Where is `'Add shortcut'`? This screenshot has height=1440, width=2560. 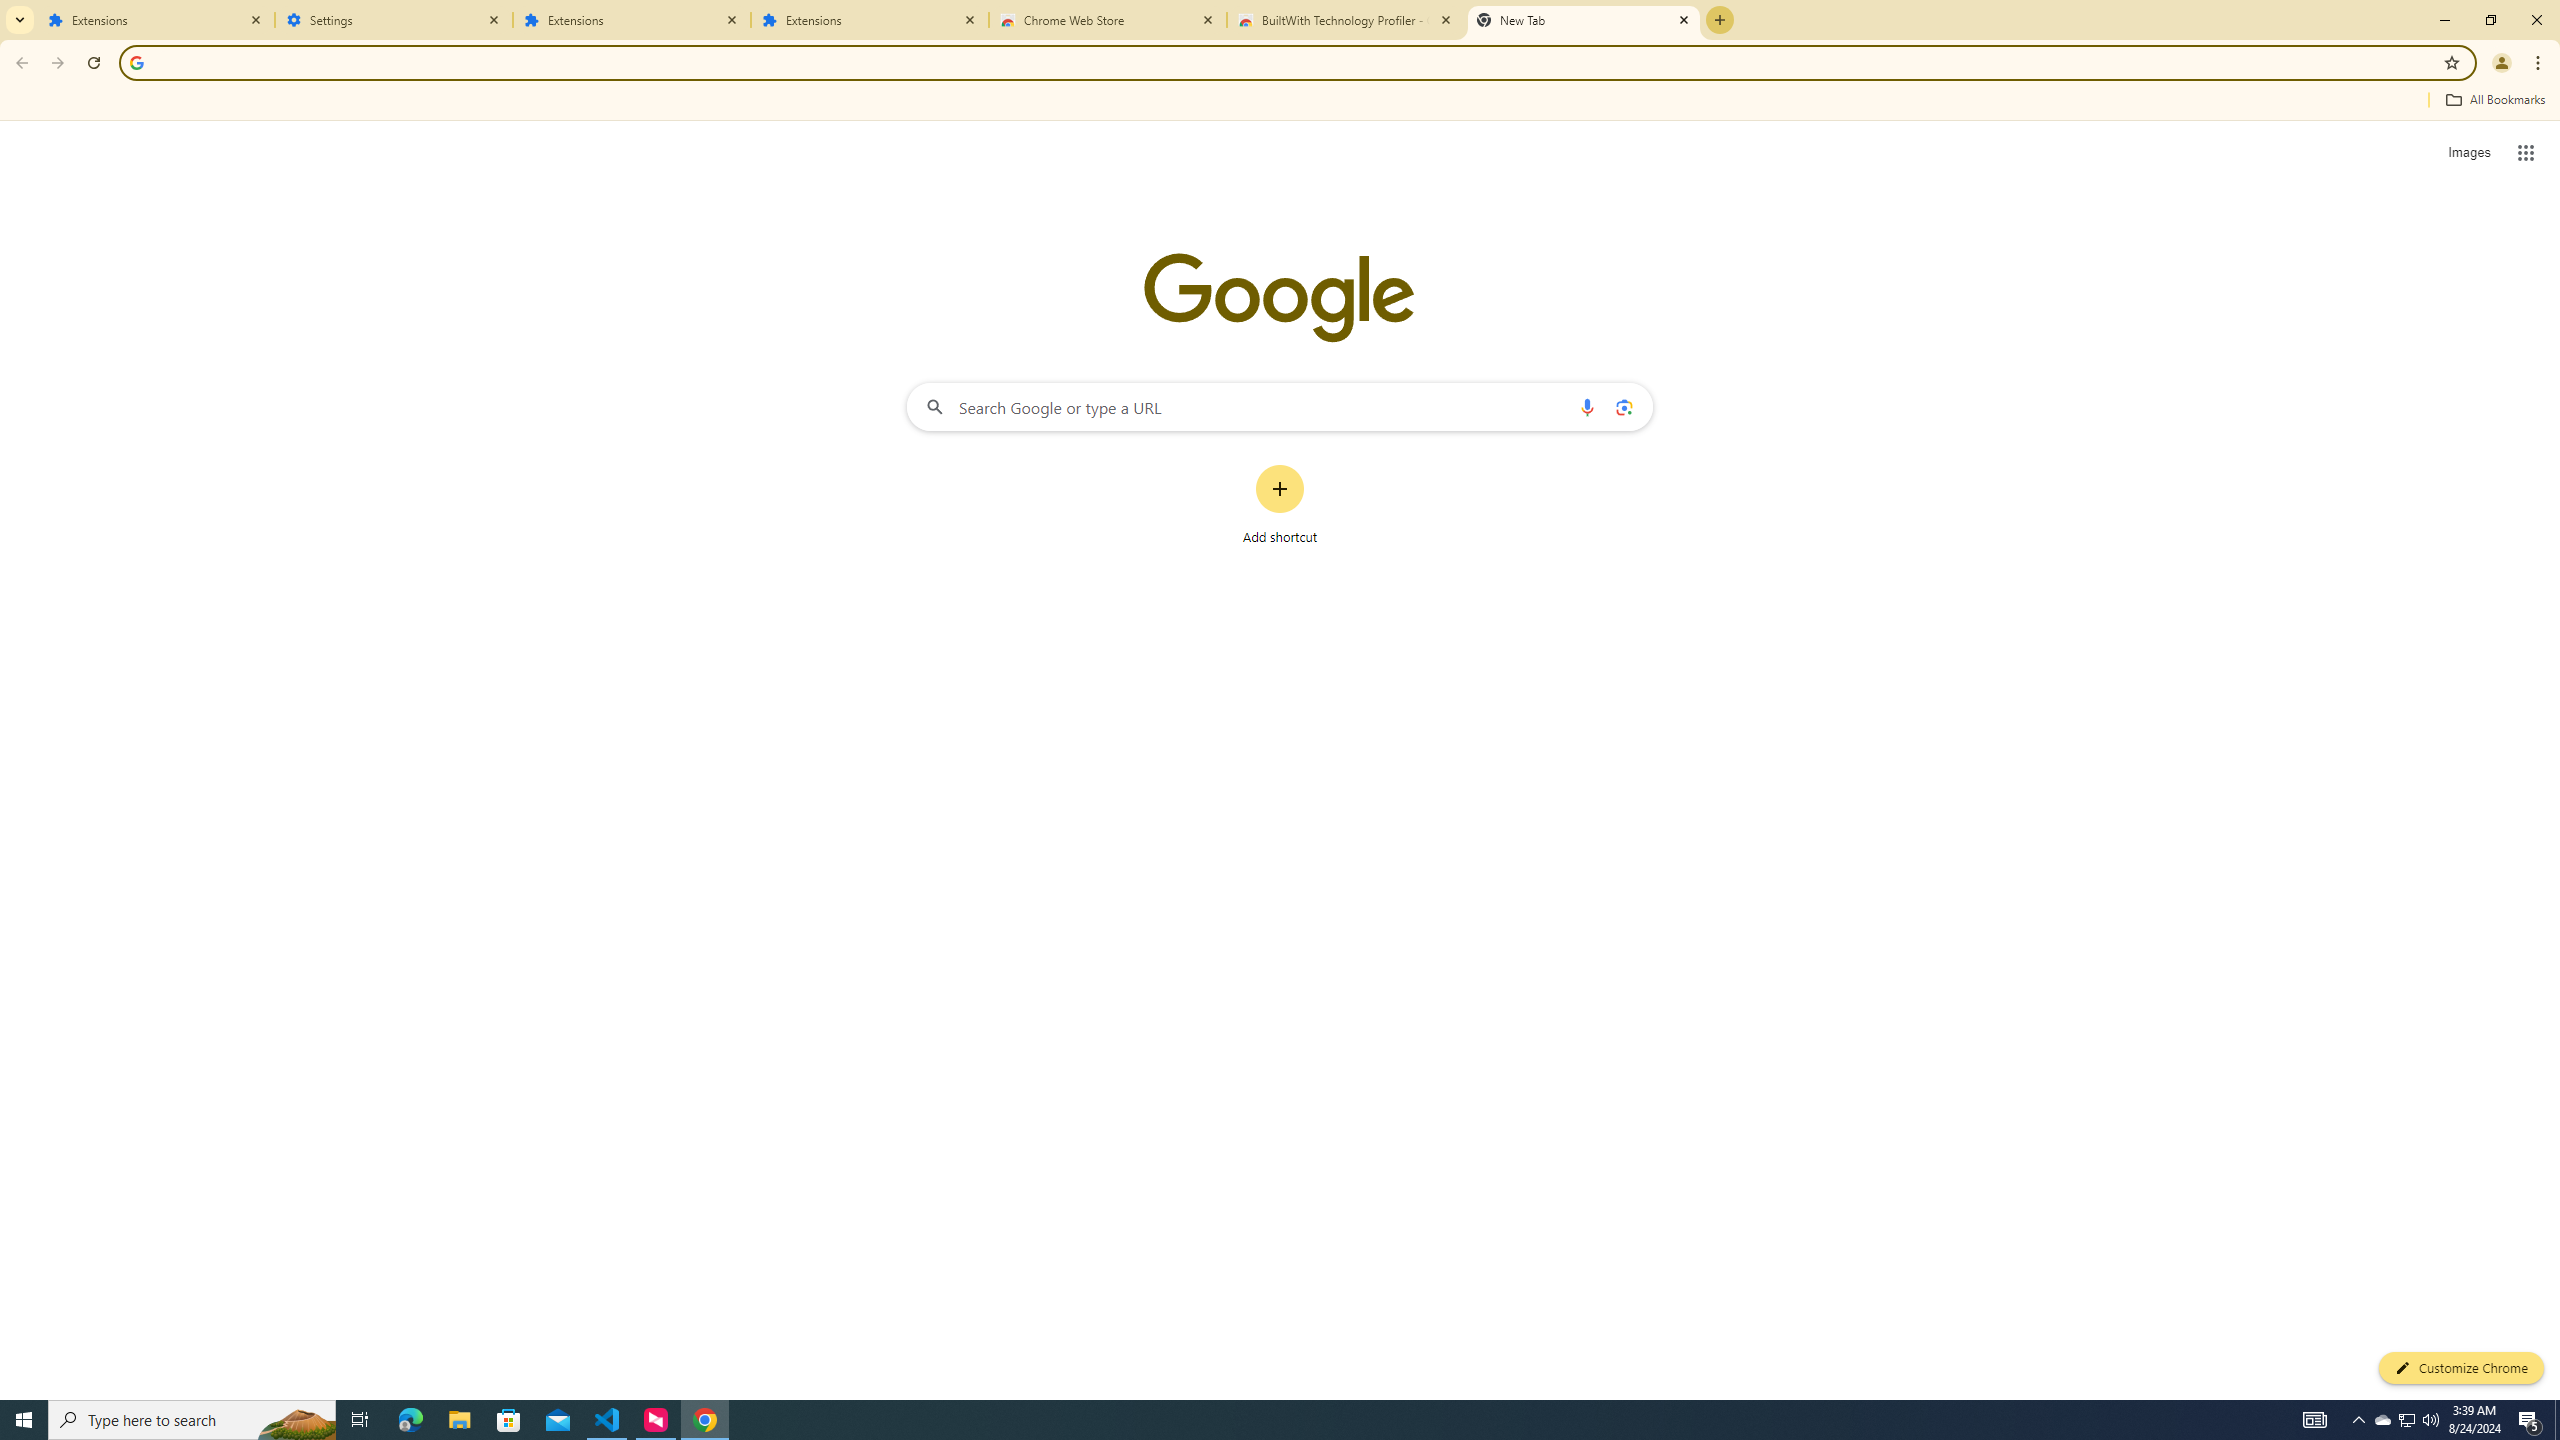
'Add shortcut' is located at coordinates (1280, 505).